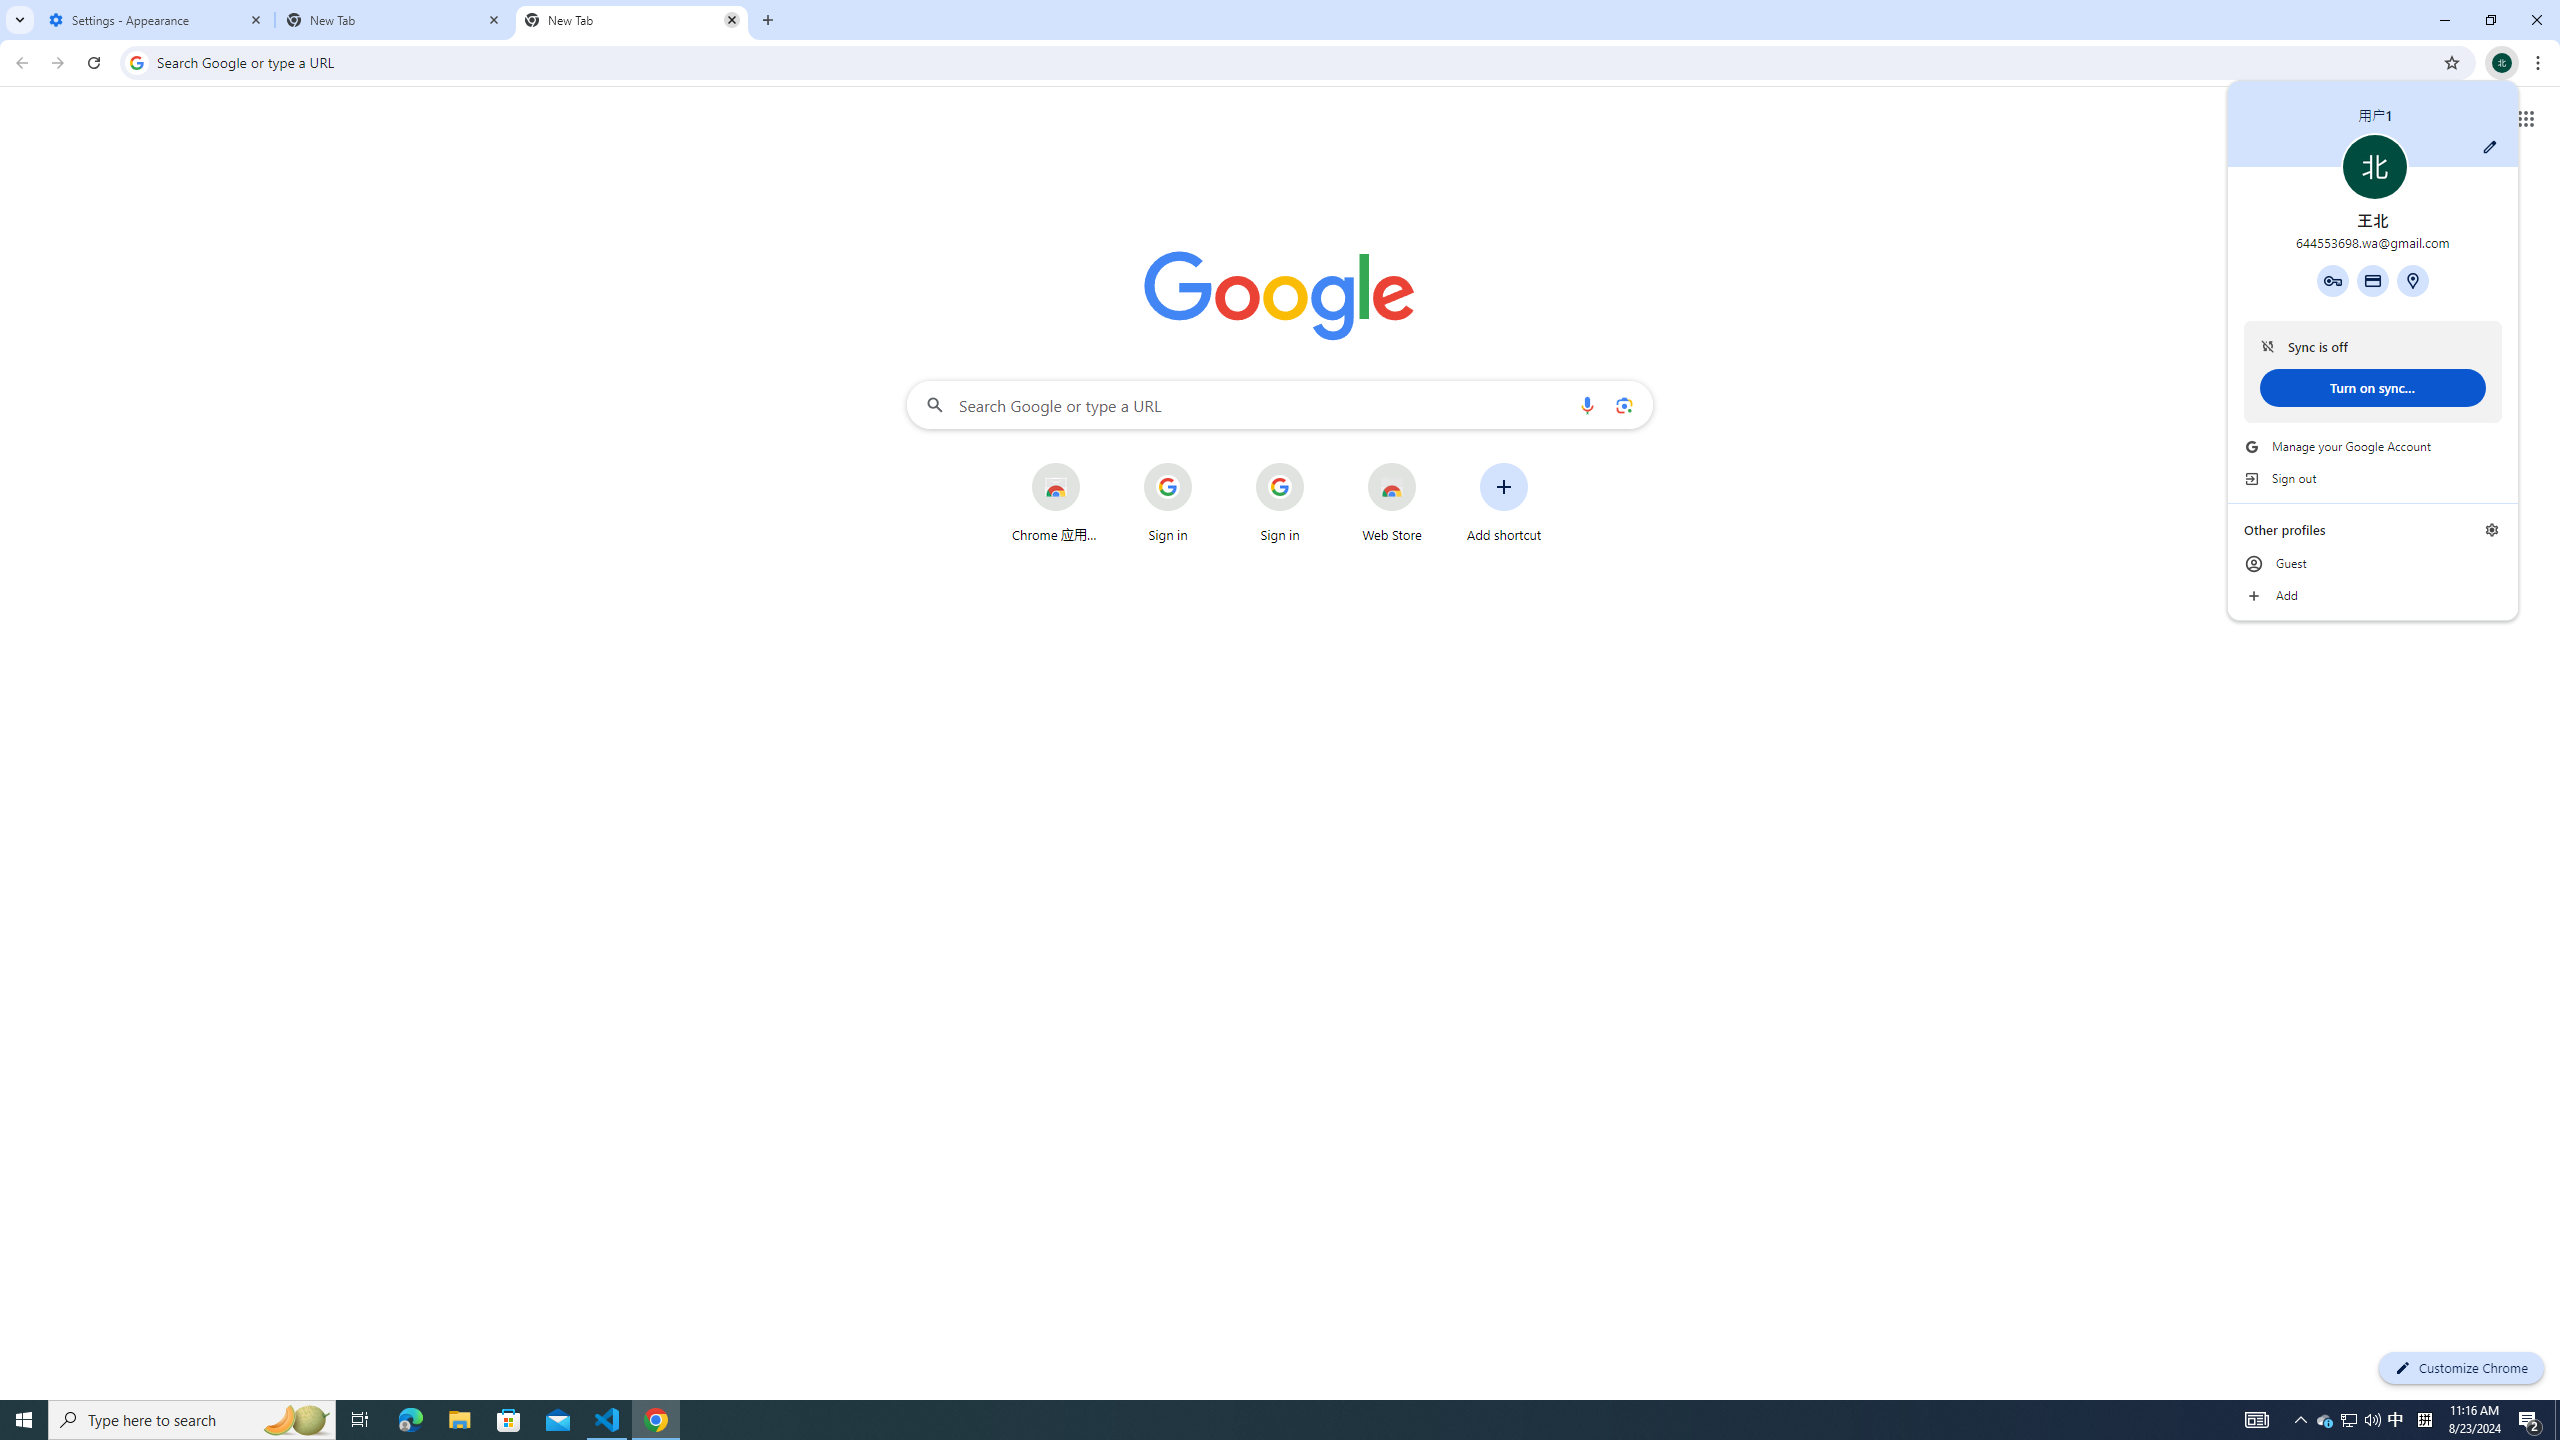  What do you see at coordinates (2396, 1418) in the screenshot?
I see `'Tray Input Indicator - Chinese (Simplified, China)'` at bounding box center [2396, 1418].